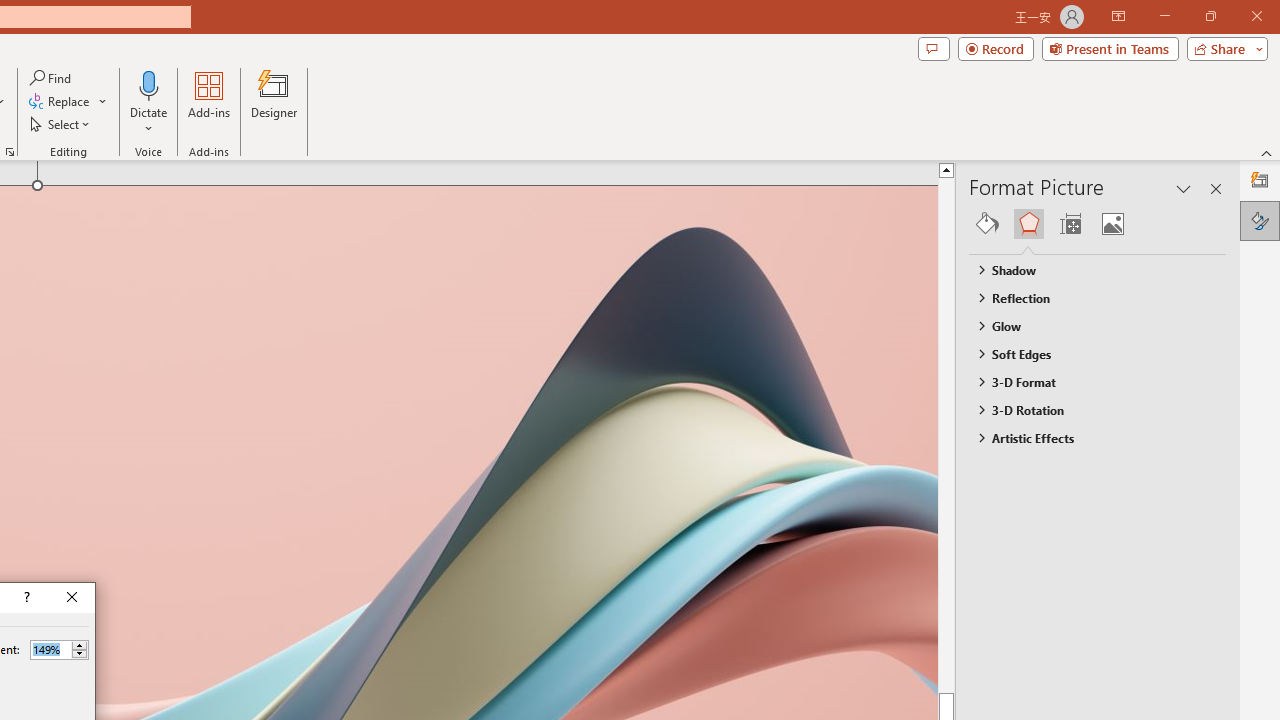  Describe the element at coordinates (61, 124) in the screenshot. I see `'Select'` at that location.